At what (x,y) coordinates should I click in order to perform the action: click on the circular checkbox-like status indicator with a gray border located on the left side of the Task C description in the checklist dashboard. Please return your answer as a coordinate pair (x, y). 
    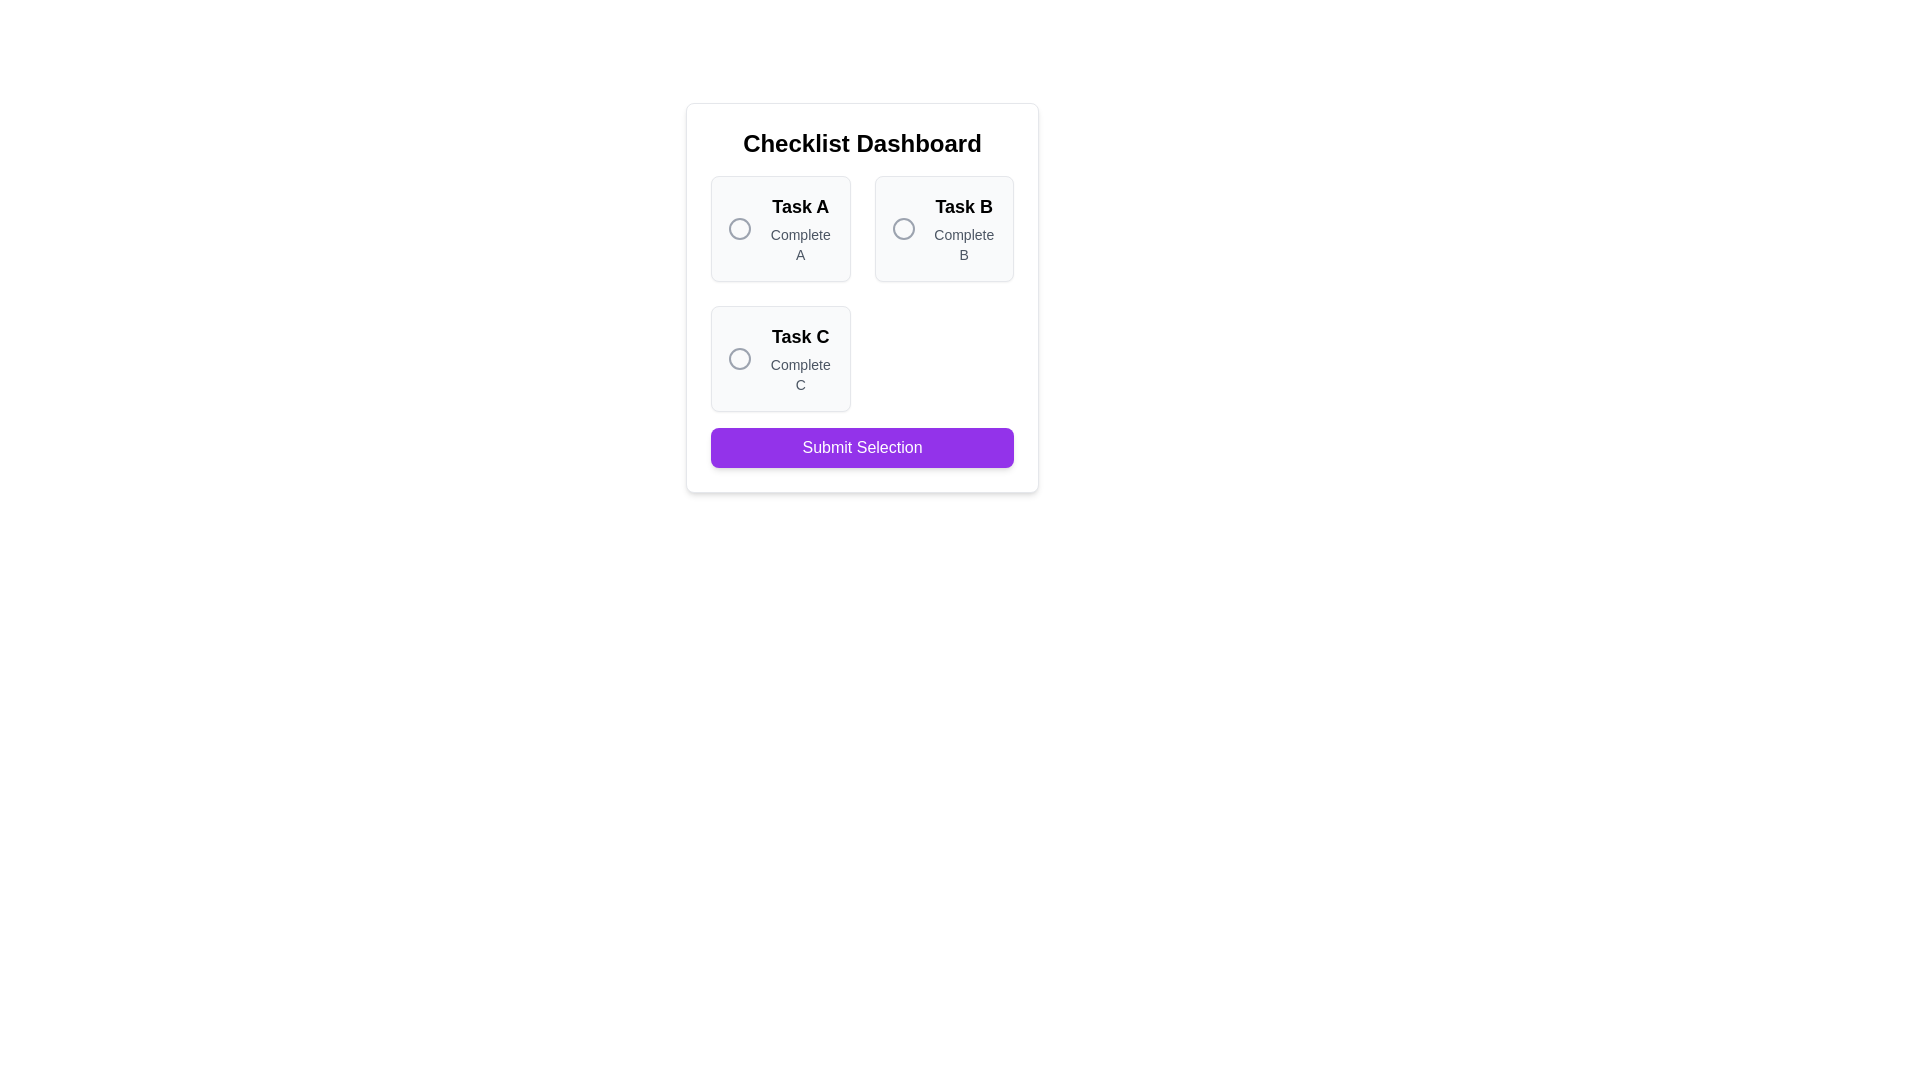
    Looking at the image, I should click on (738, 357).